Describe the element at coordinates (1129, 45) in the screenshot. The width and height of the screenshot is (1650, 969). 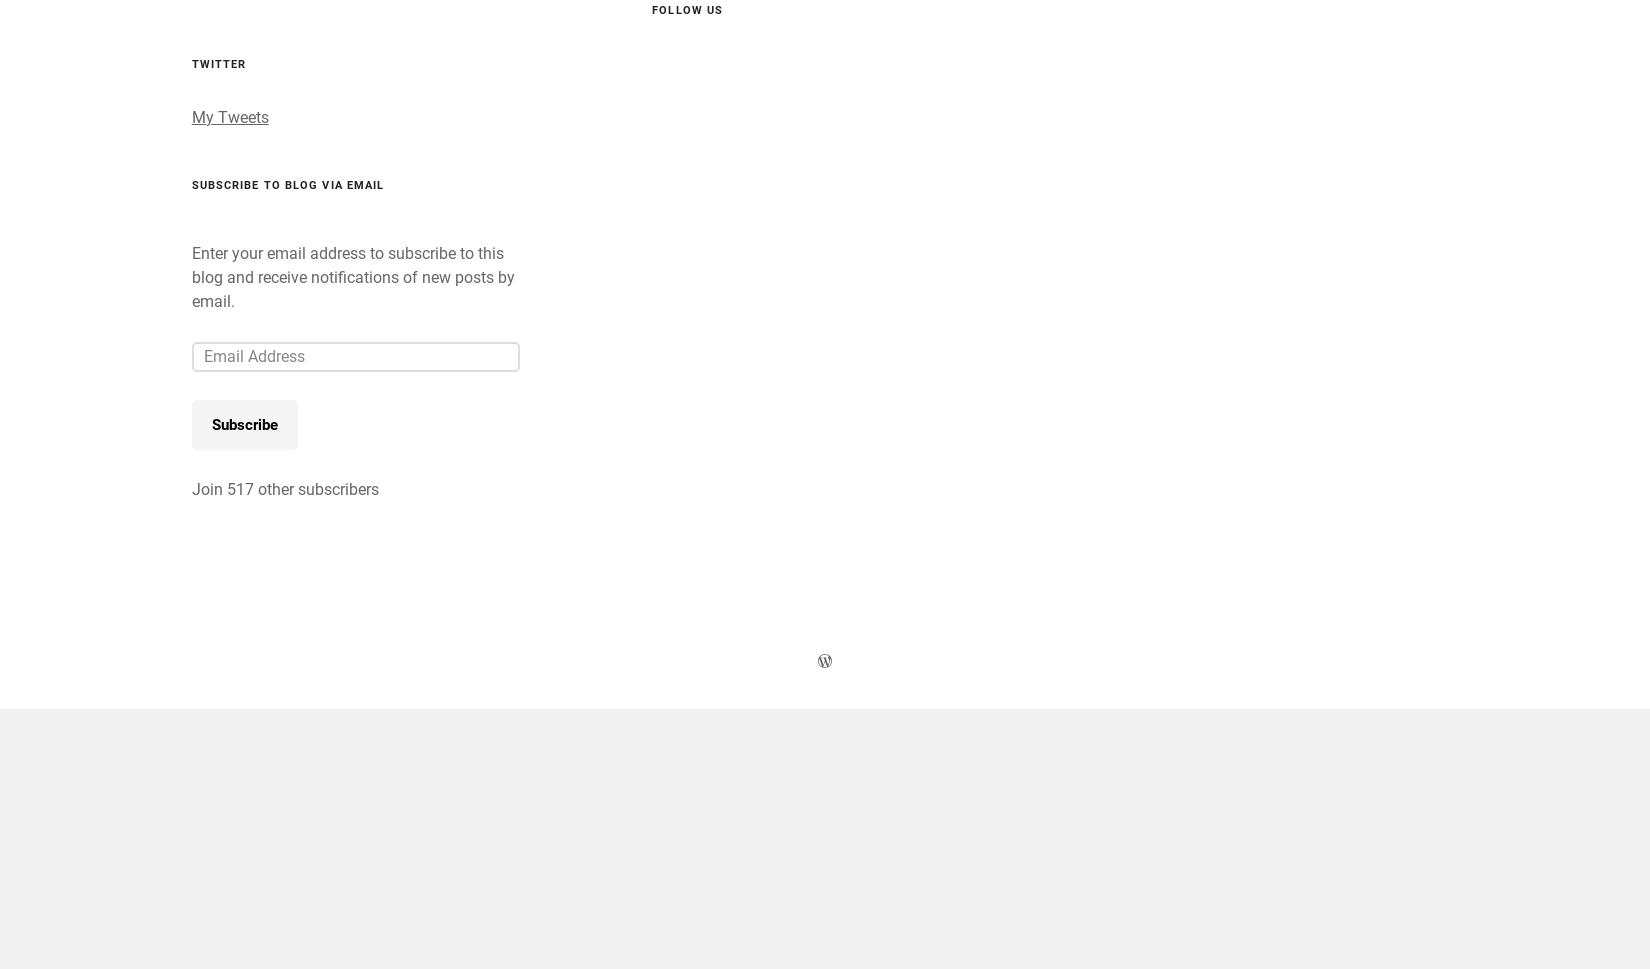
I see `'How we do it'` at that location.